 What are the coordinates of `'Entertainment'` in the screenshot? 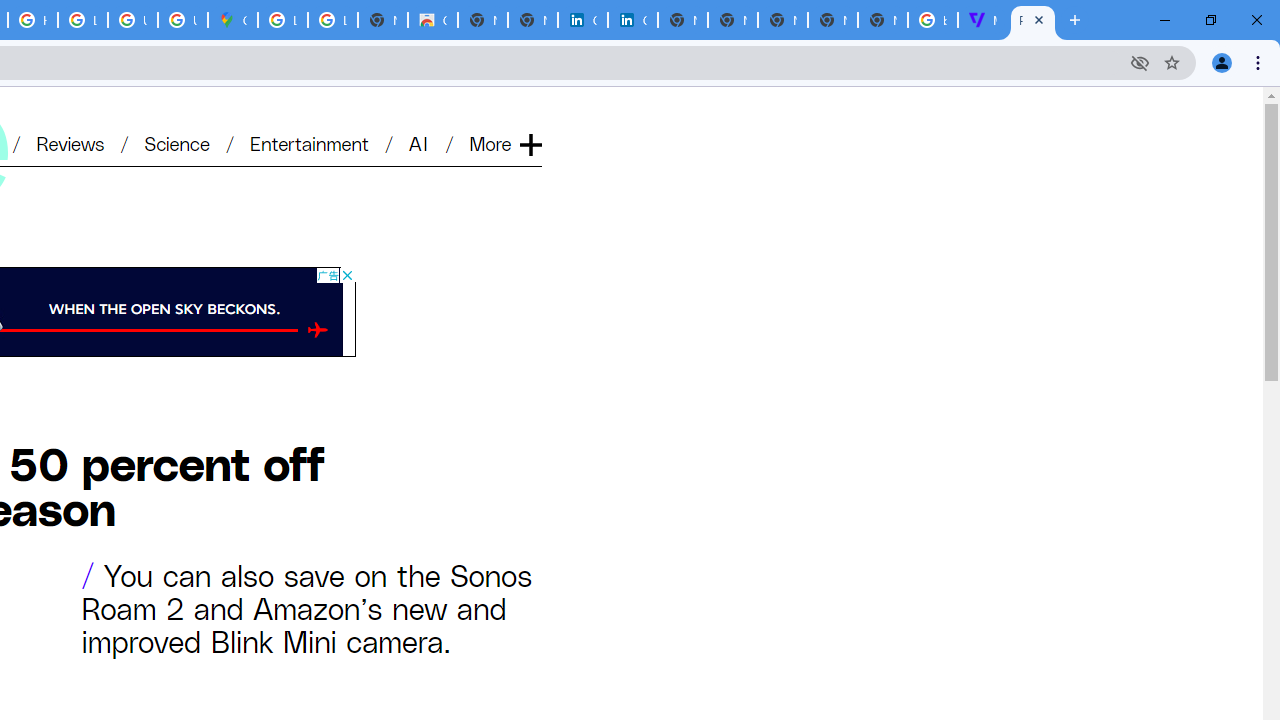 It's located at (308, 141).